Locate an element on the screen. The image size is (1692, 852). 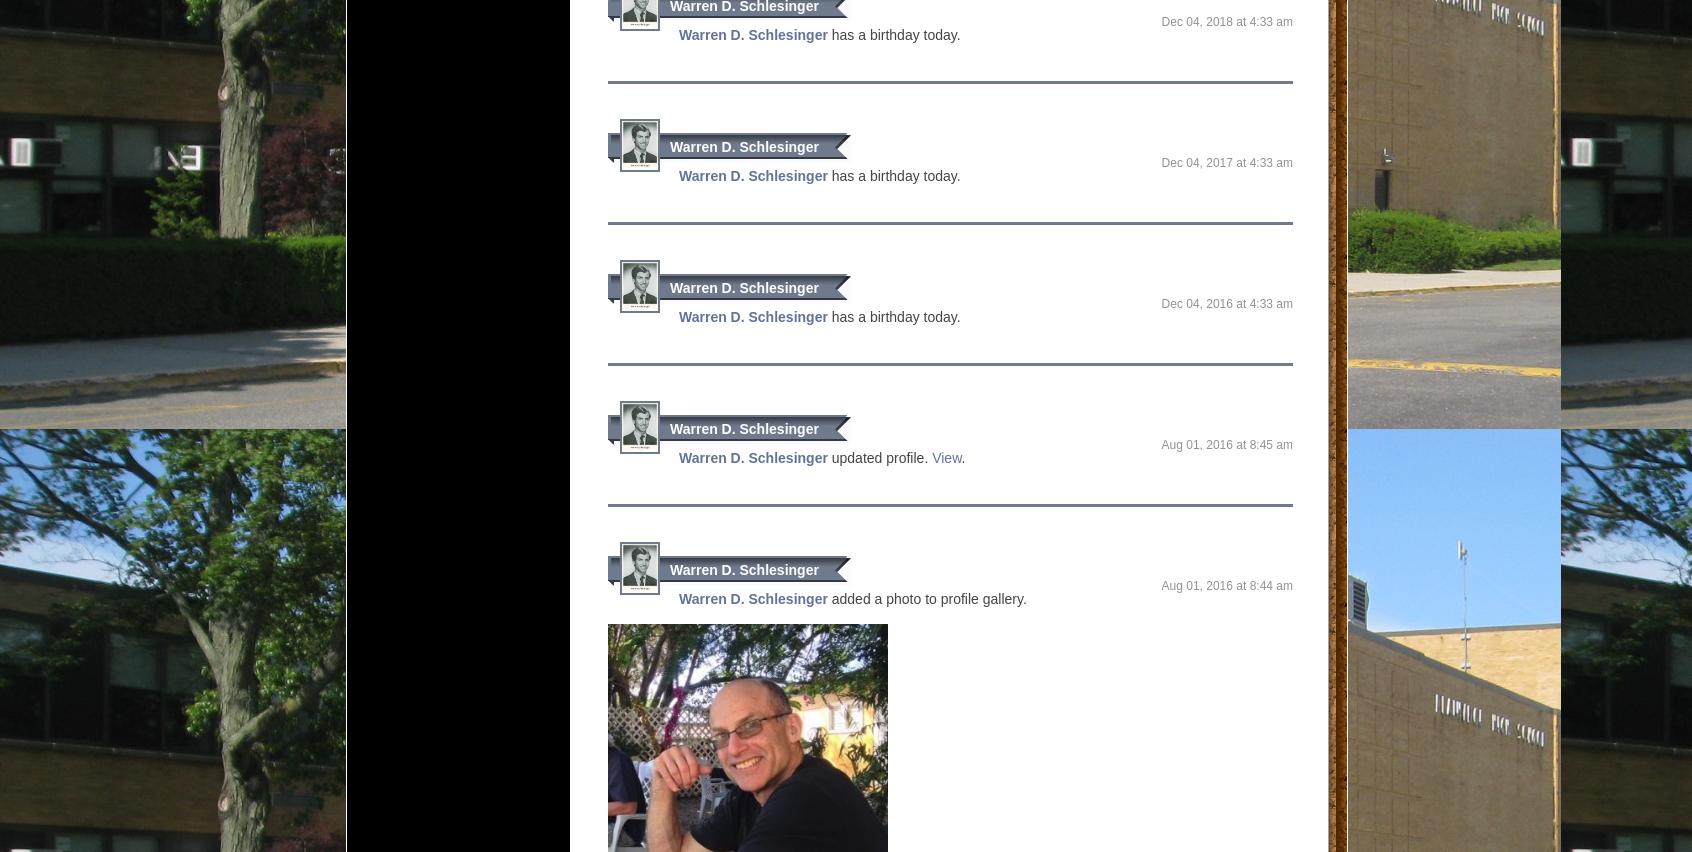
'8:45 AM' is located at coordinates (1270, 443).